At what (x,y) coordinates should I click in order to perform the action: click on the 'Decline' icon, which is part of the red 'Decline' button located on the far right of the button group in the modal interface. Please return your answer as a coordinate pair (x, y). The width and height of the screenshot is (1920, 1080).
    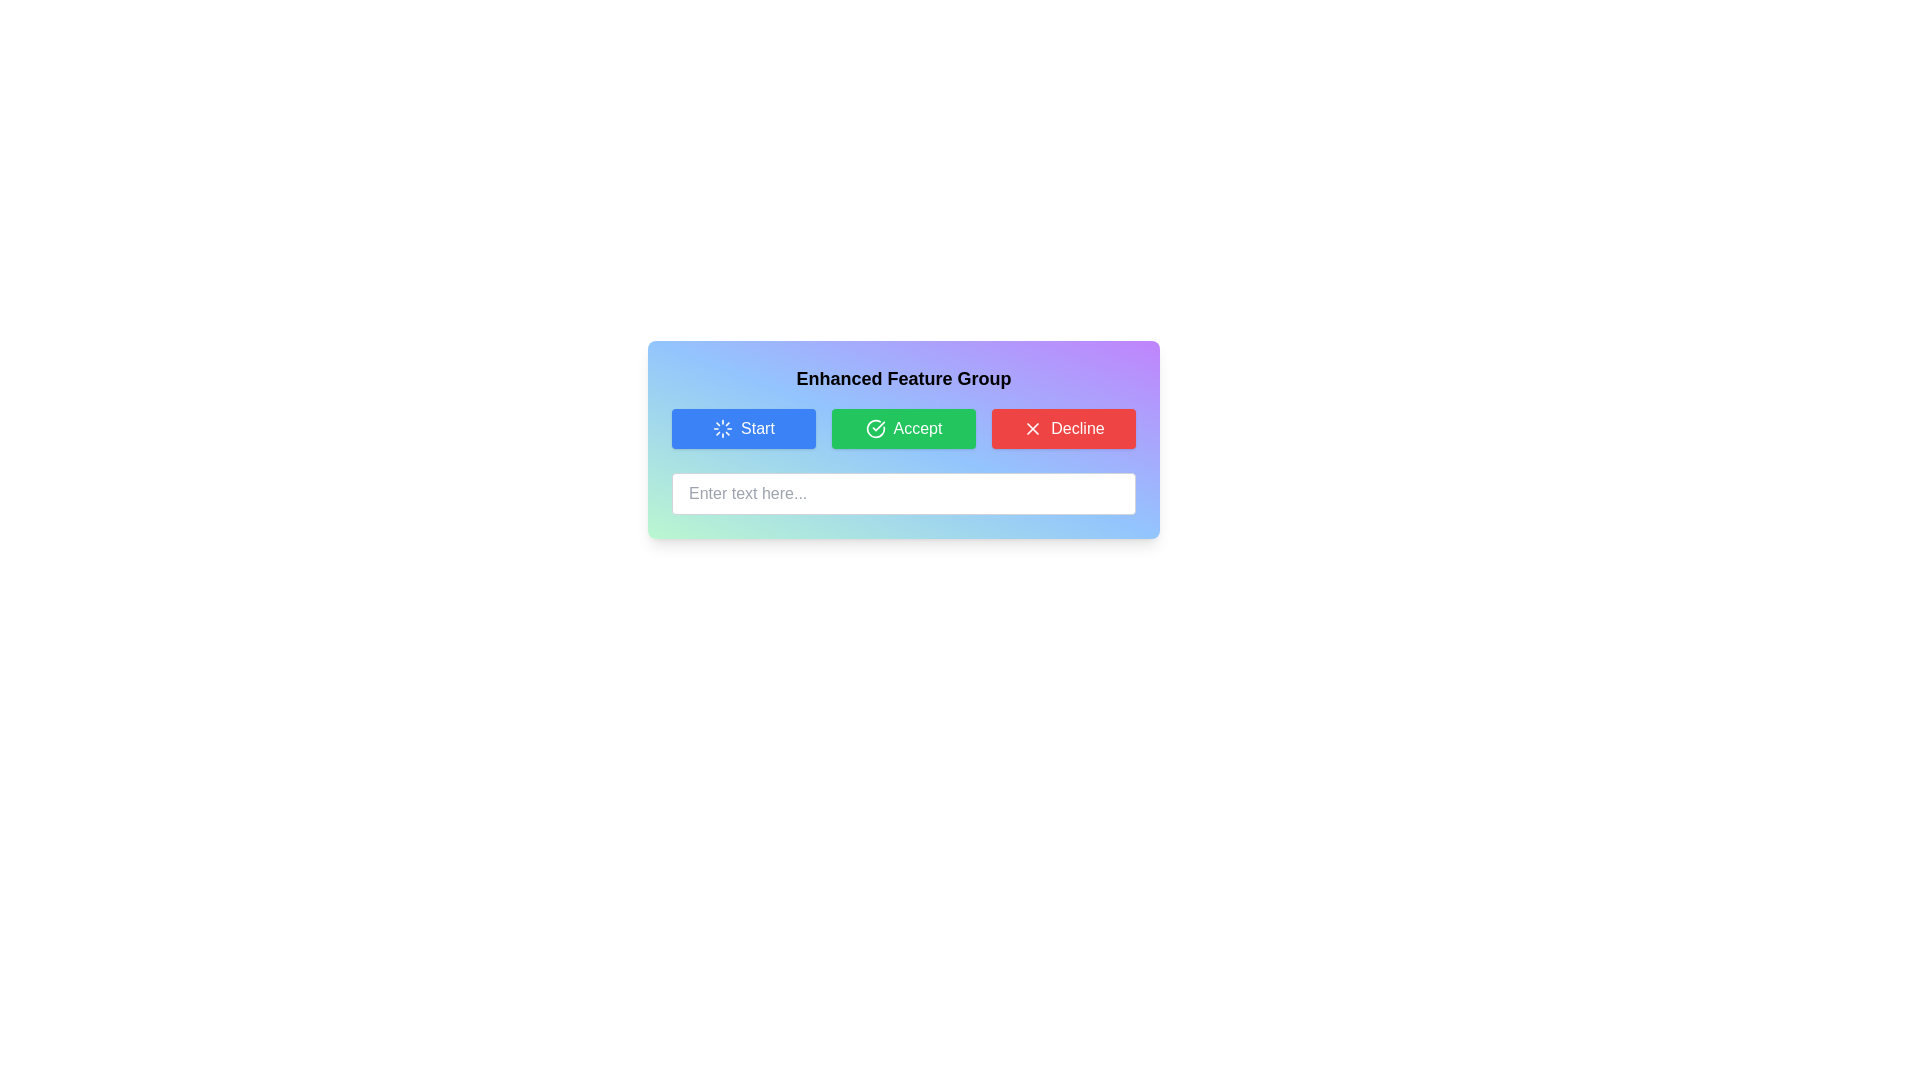
    Looking at the image, I should click on (1033, 427).